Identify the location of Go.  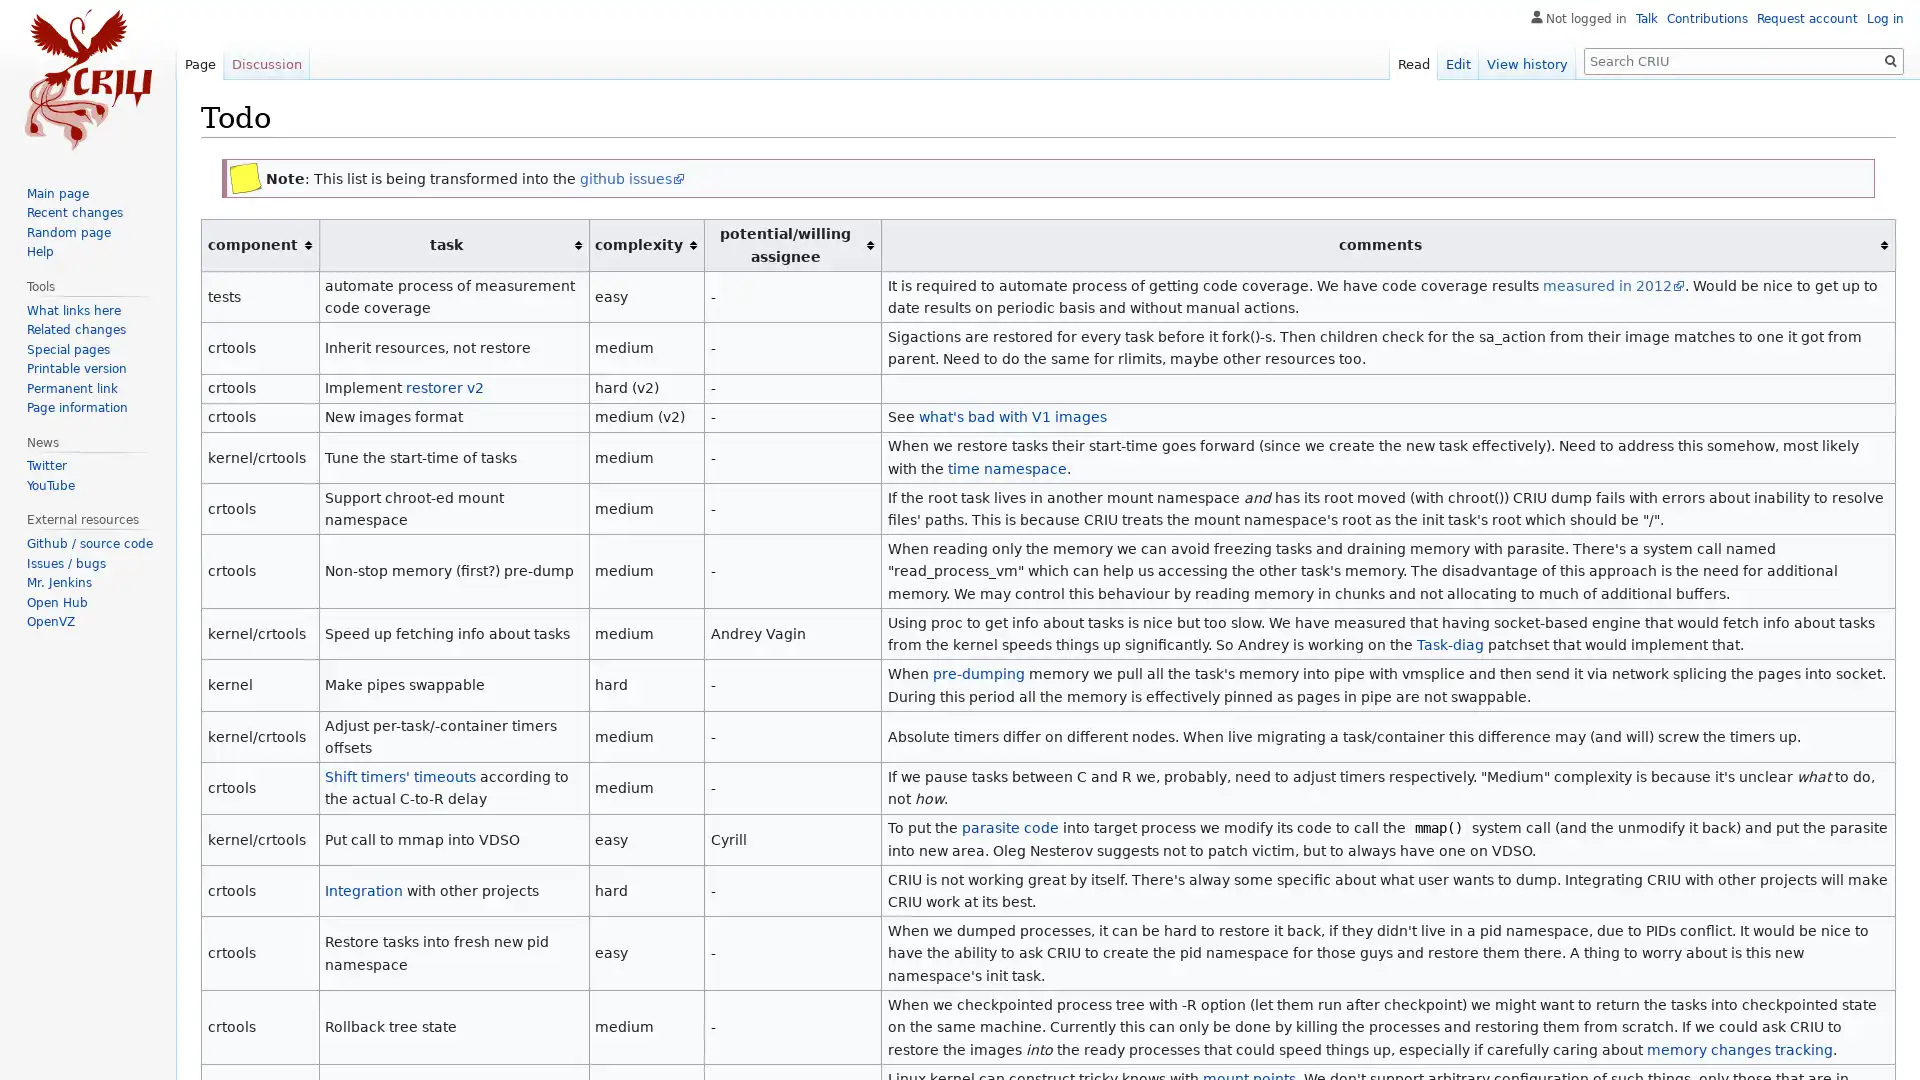
(1890, 60).